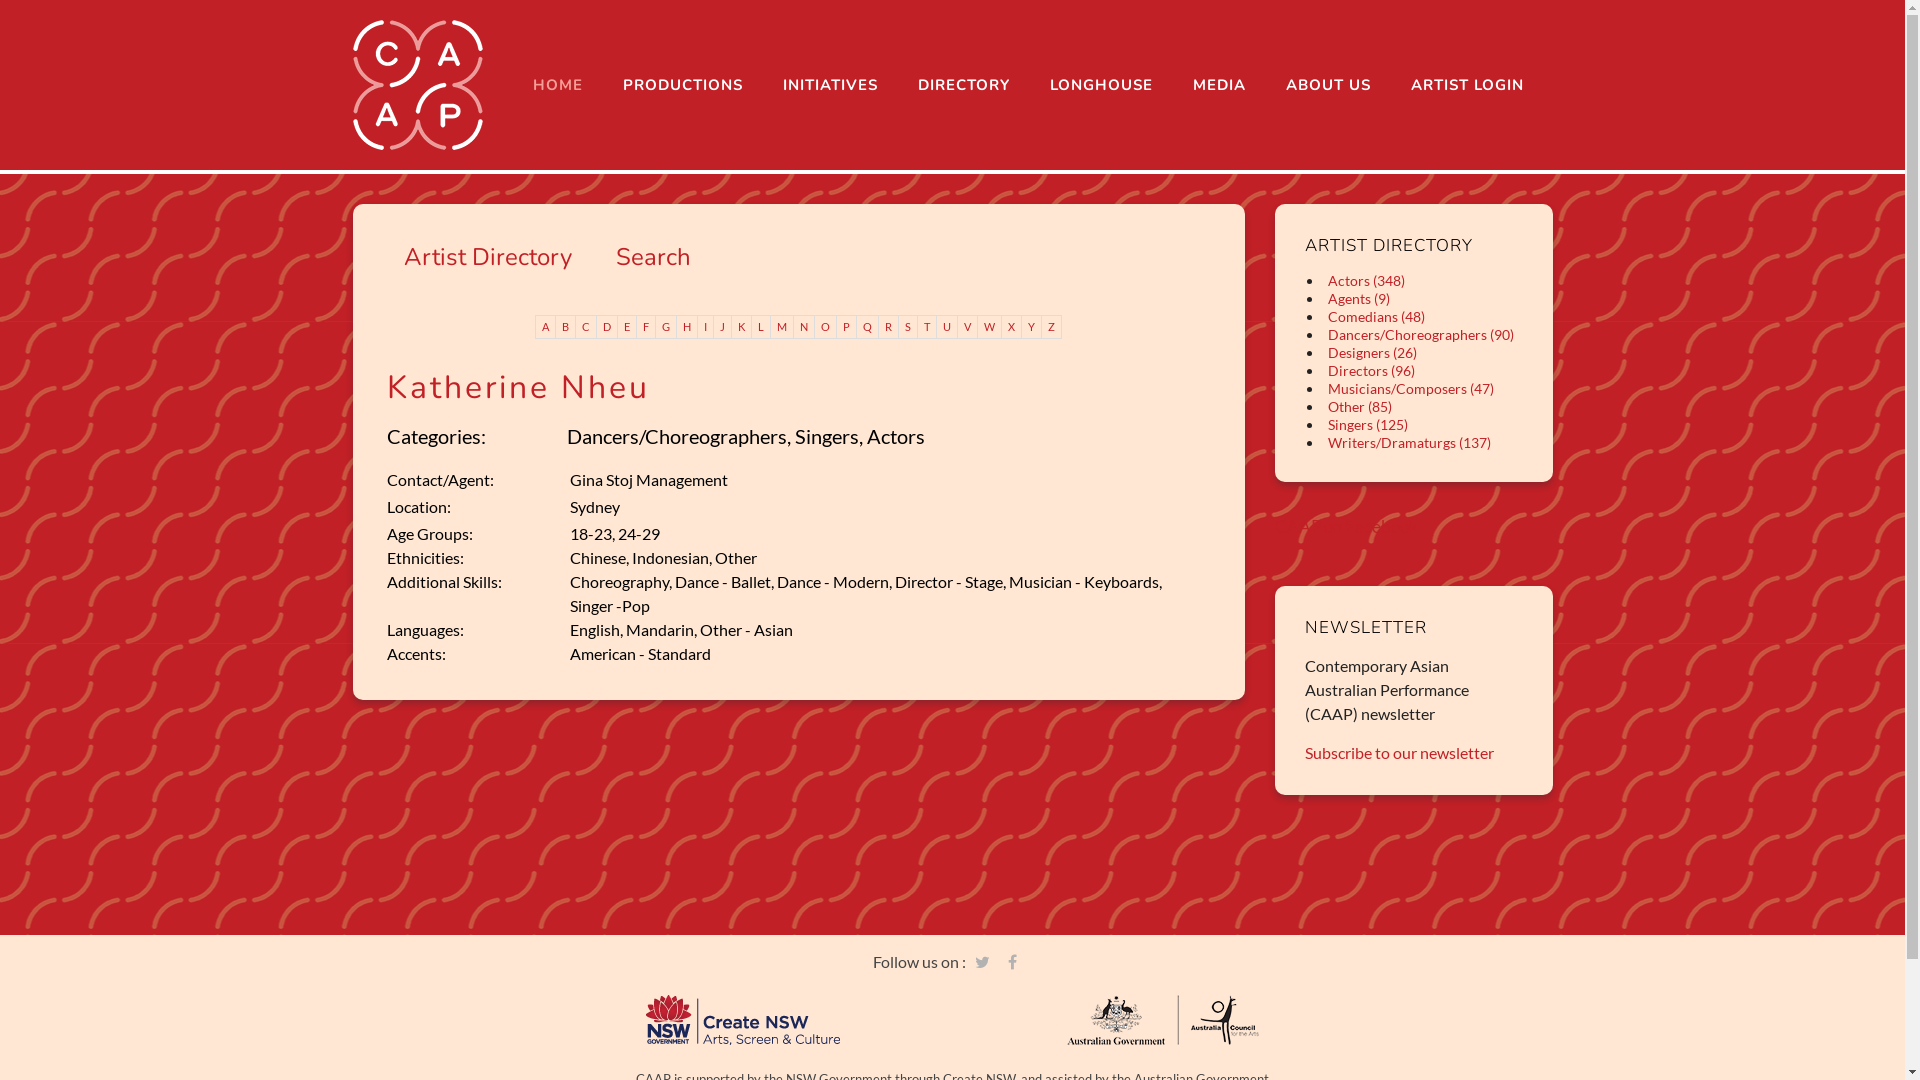 This screenshot has height=1080, width=1920. Describe the element at coordinates (1466, 83) in the screenshot. I see `'ARTIST LOGIN'` at that location.